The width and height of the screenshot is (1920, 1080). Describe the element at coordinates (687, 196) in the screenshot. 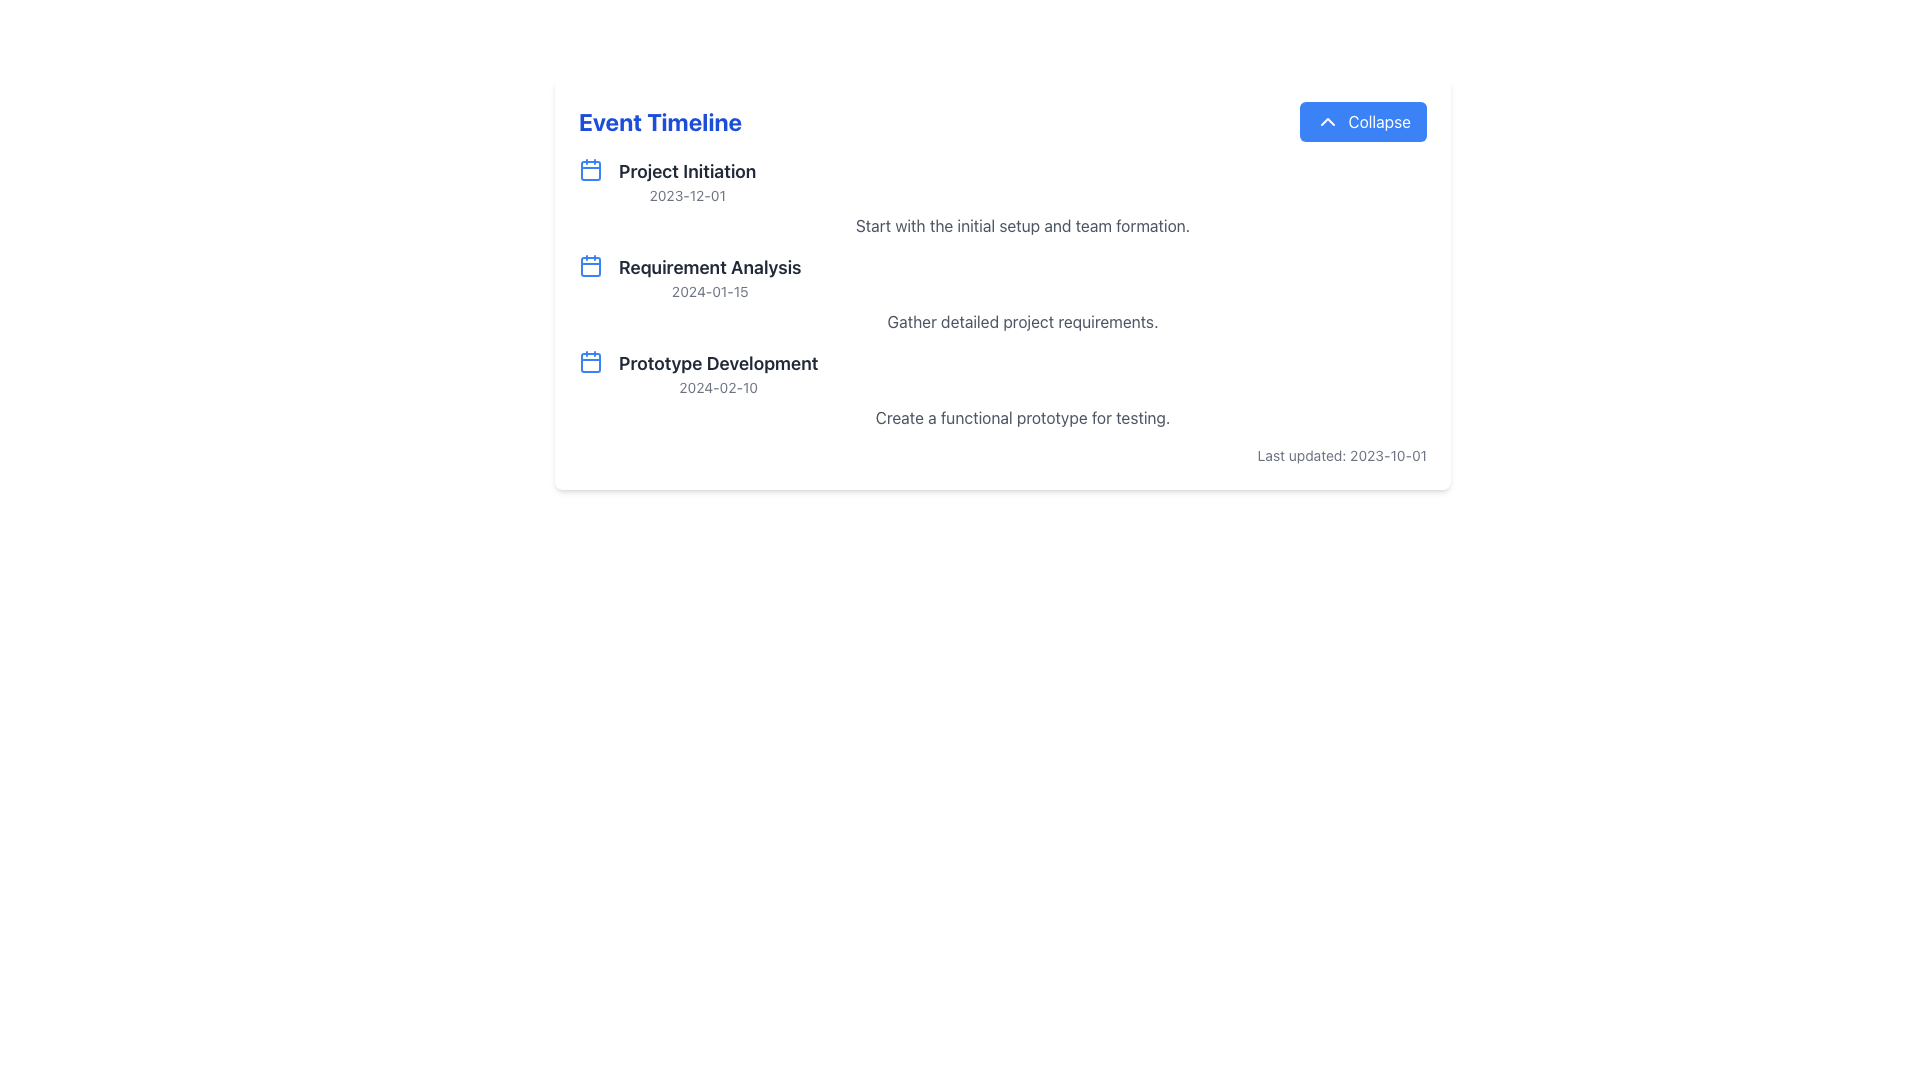

I see `date displayed in the text label element beneath 'Project Initiation', which shows '2023-12-01'` at that location.